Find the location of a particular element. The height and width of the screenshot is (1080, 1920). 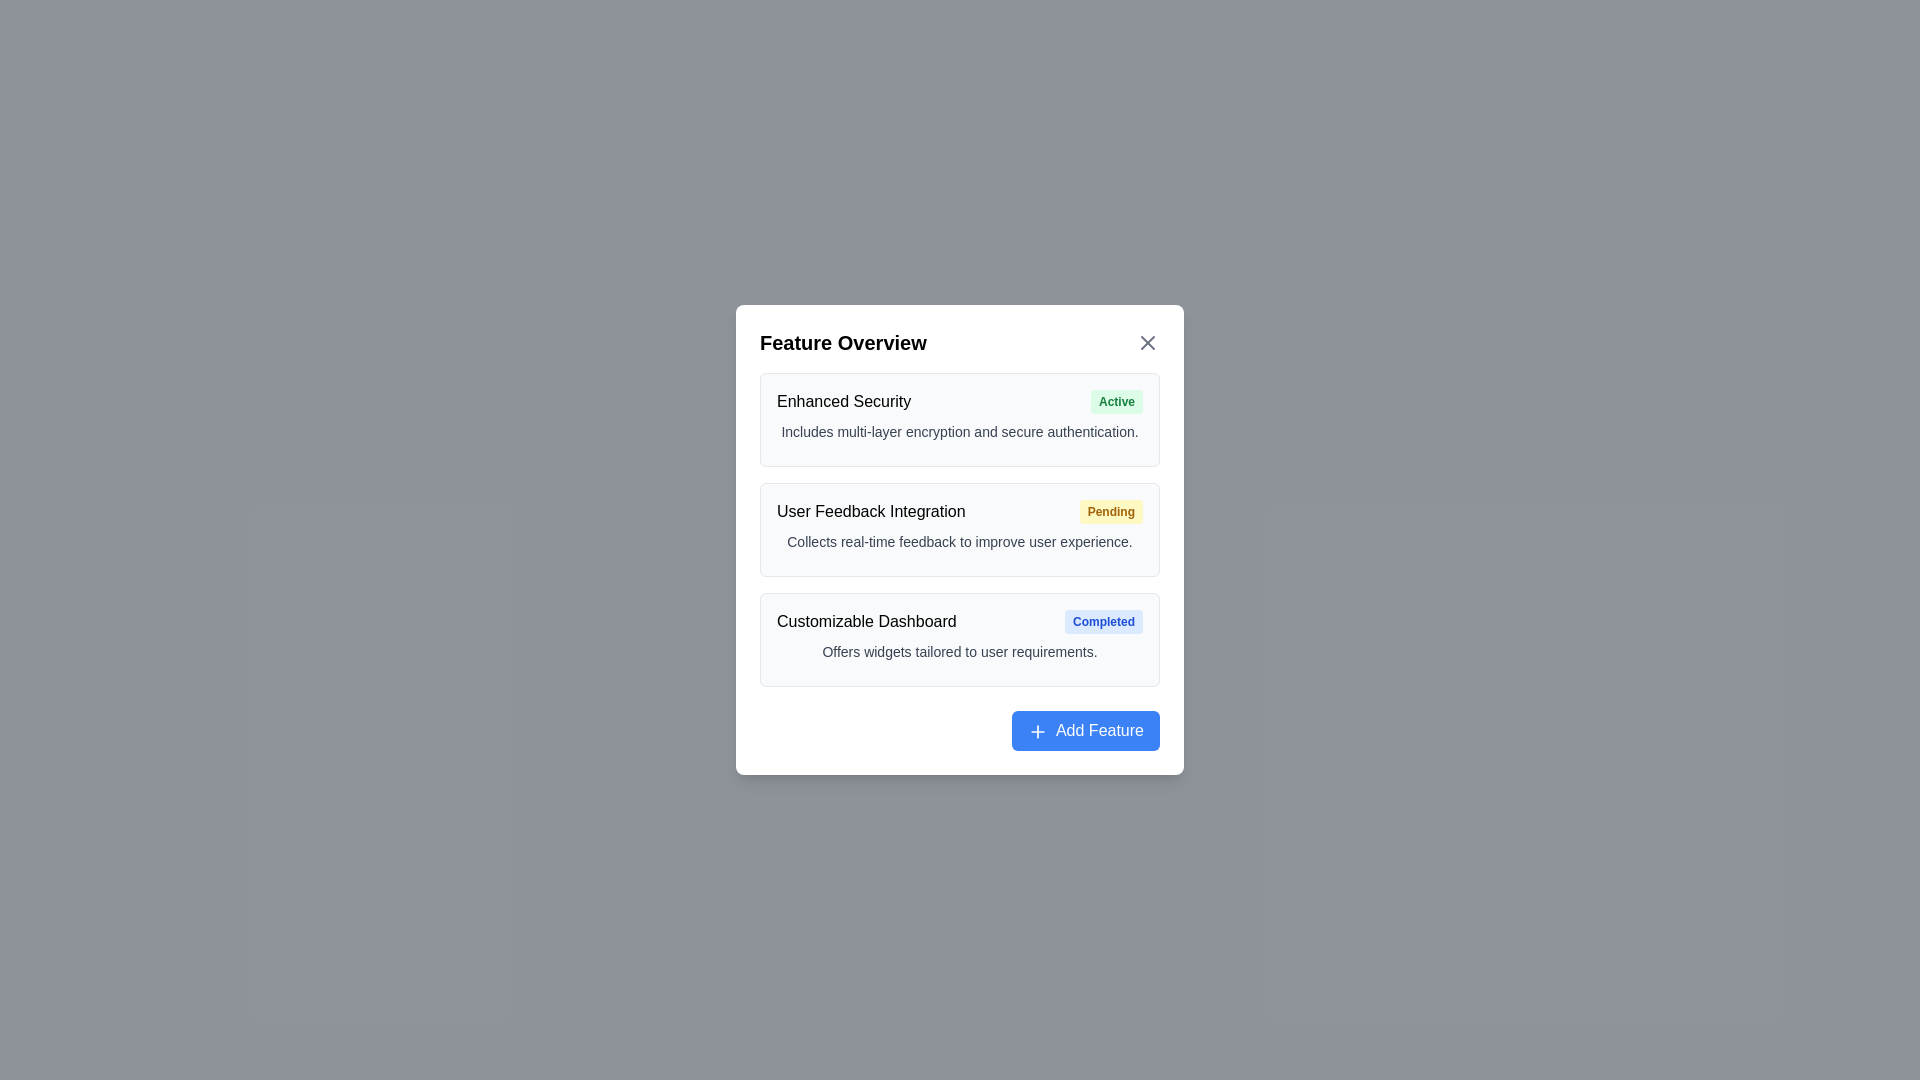

the text element displaying 'Collects real-time feedback to improve user experience.' which is styled in gray and positioned below 'User Feedback Integration' in the interface is located at coordinates (960, 542).